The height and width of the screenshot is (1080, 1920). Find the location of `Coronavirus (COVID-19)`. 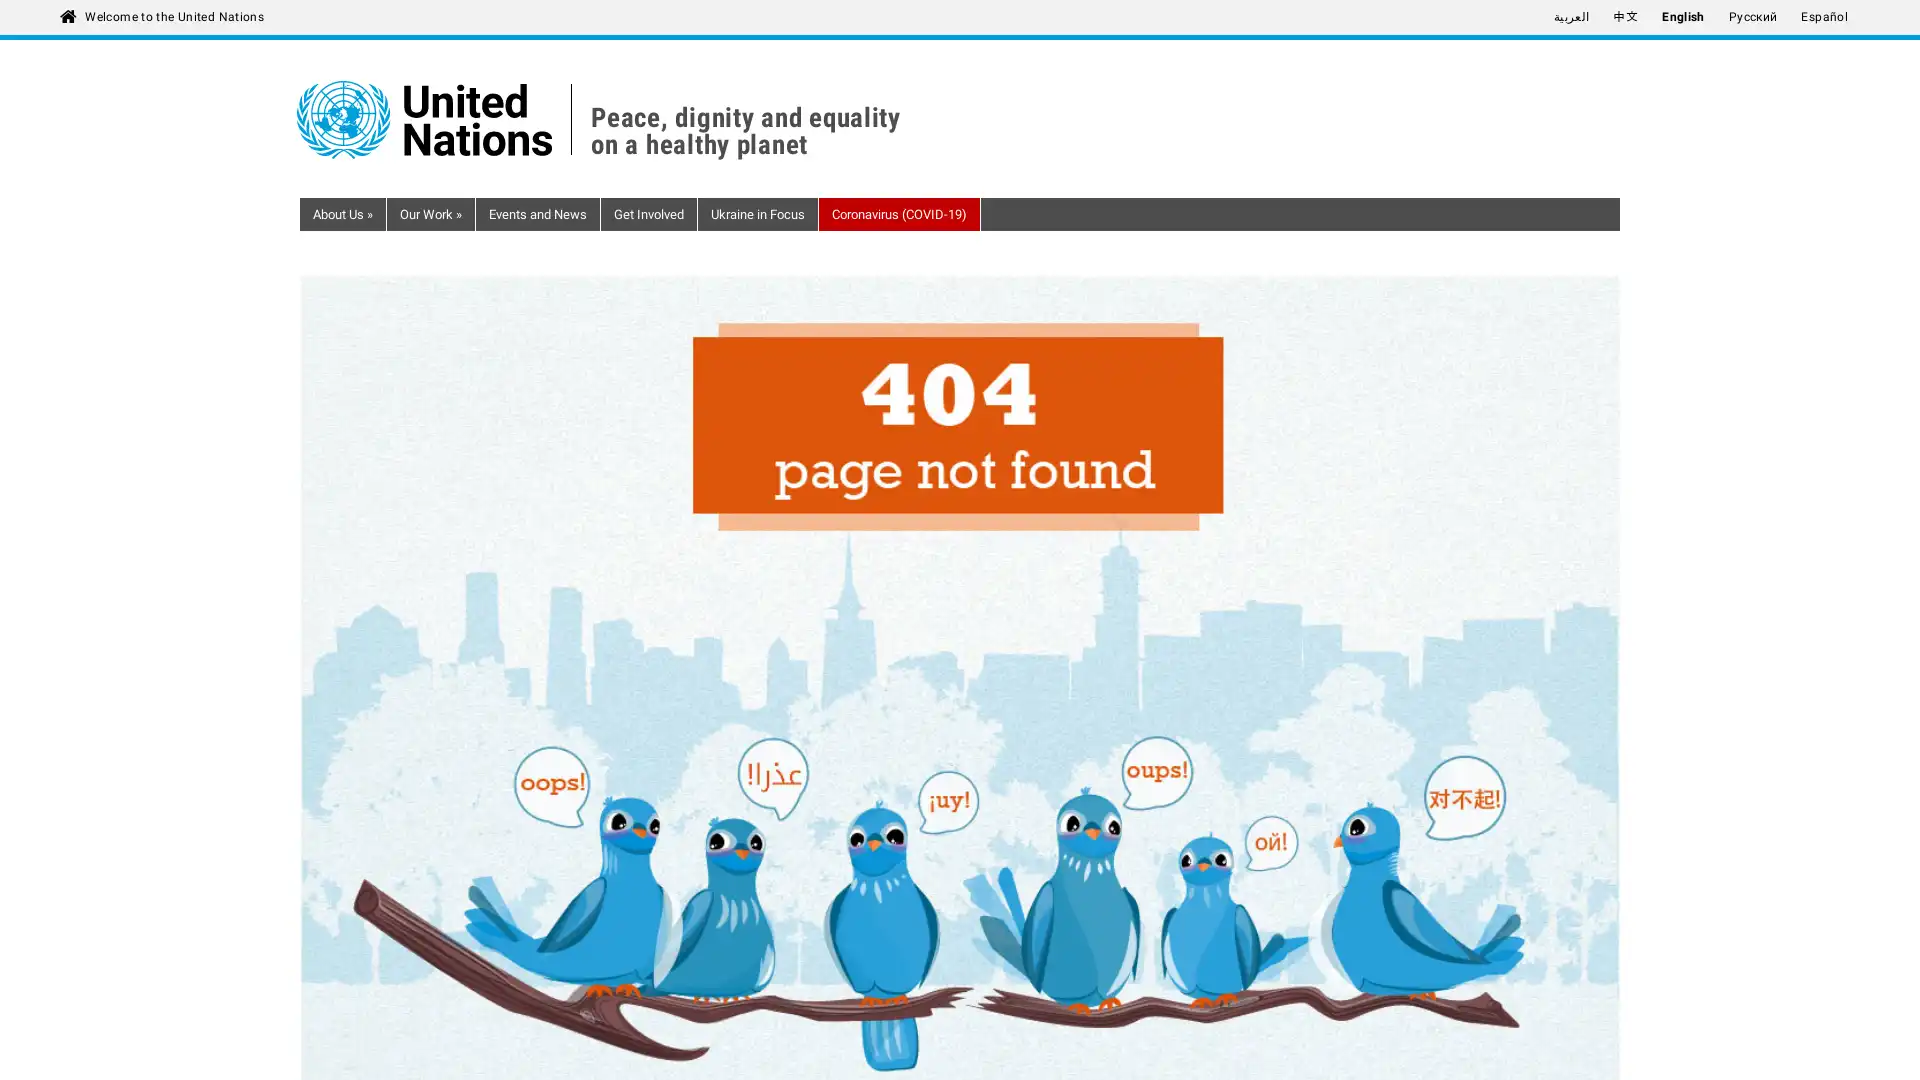

Coronavirus (COVID-19) is located at coordinates (899, 213).